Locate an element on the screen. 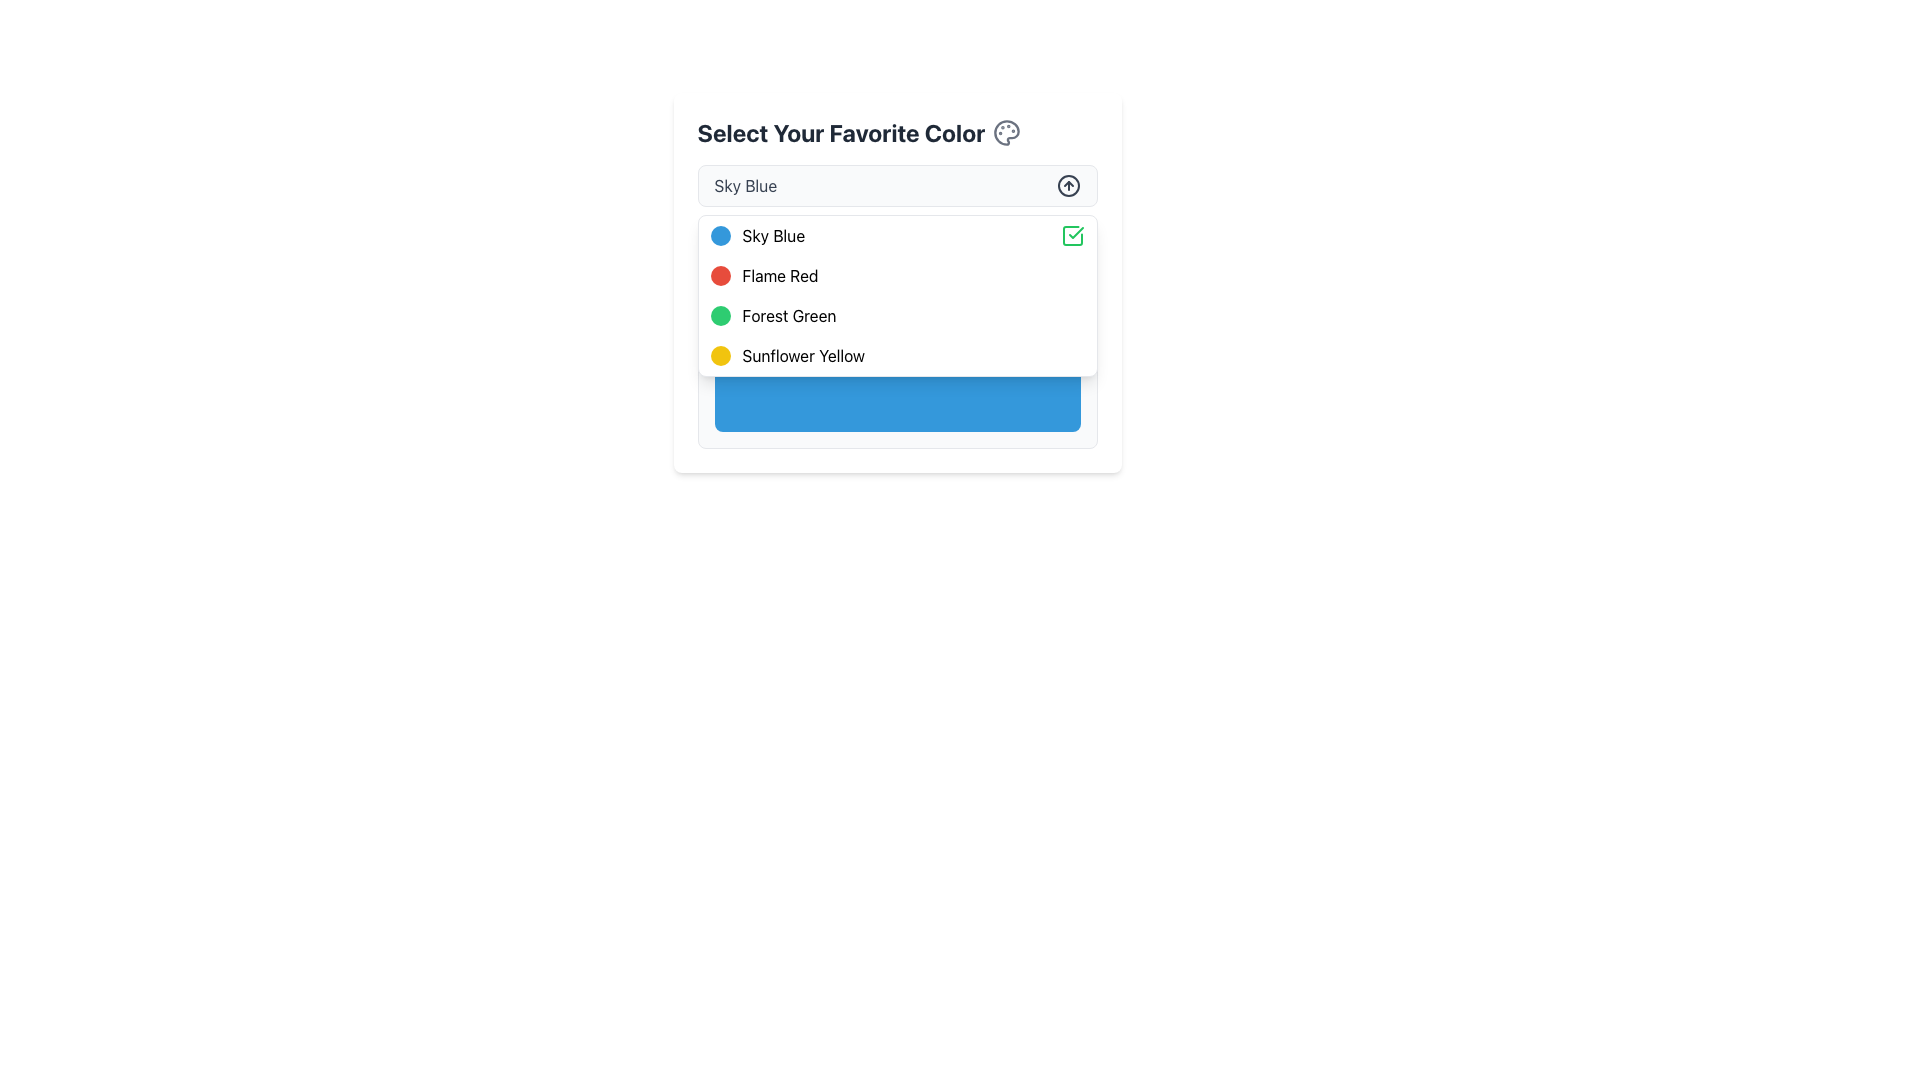 The image size is (1920, 1080). the selection indicator icon indicating that the 'Sky Blue' option is currently selected in the dropdown list is located at coordinates (1071, 234).